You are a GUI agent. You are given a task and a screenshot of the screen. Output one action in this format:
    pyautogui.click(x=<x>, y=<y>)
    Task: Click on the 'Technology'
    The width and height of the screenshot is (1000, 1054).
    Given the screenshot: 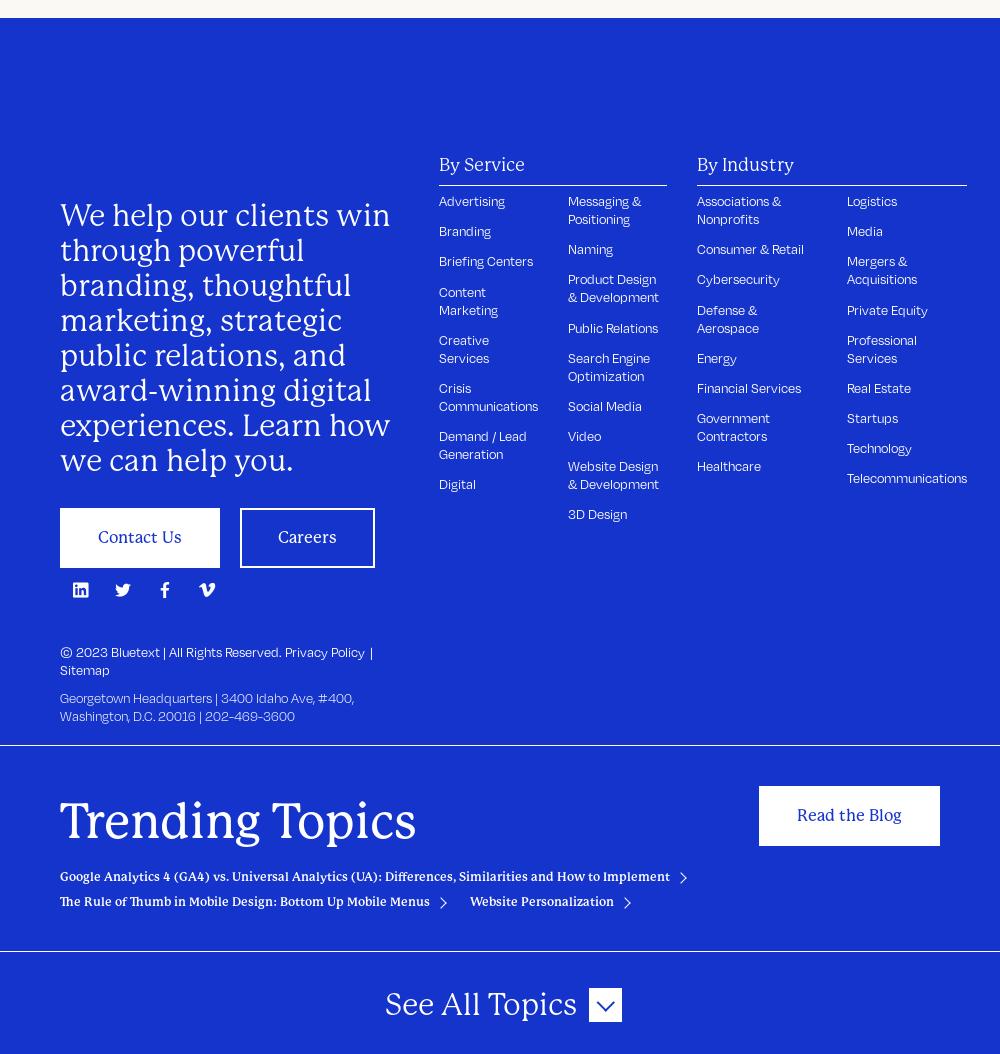 What is the action you would take?
    pyautogui.click(x=879, y=447)
    